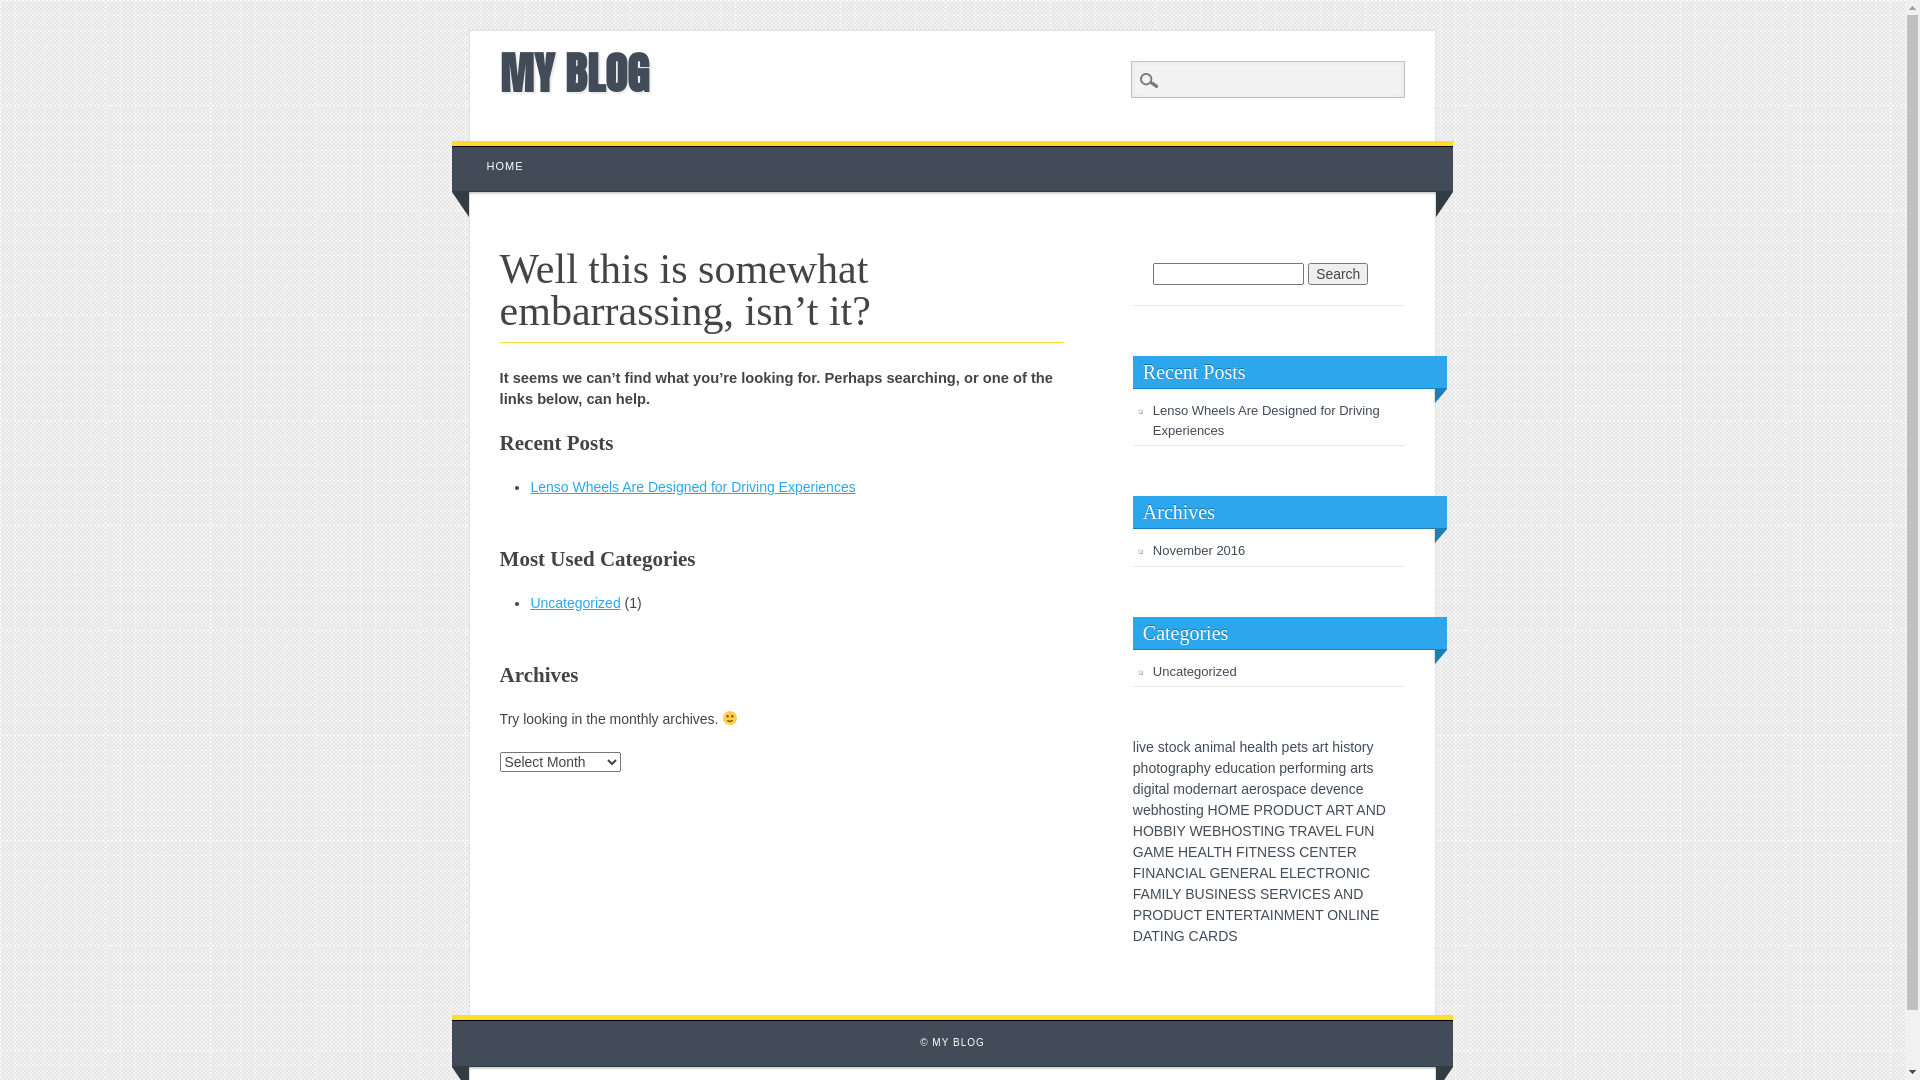 This screenshot has height=1080, width=1920. Describe the element at coordinates (1350, 830) in the screenshot. I see `'F'` at that location.